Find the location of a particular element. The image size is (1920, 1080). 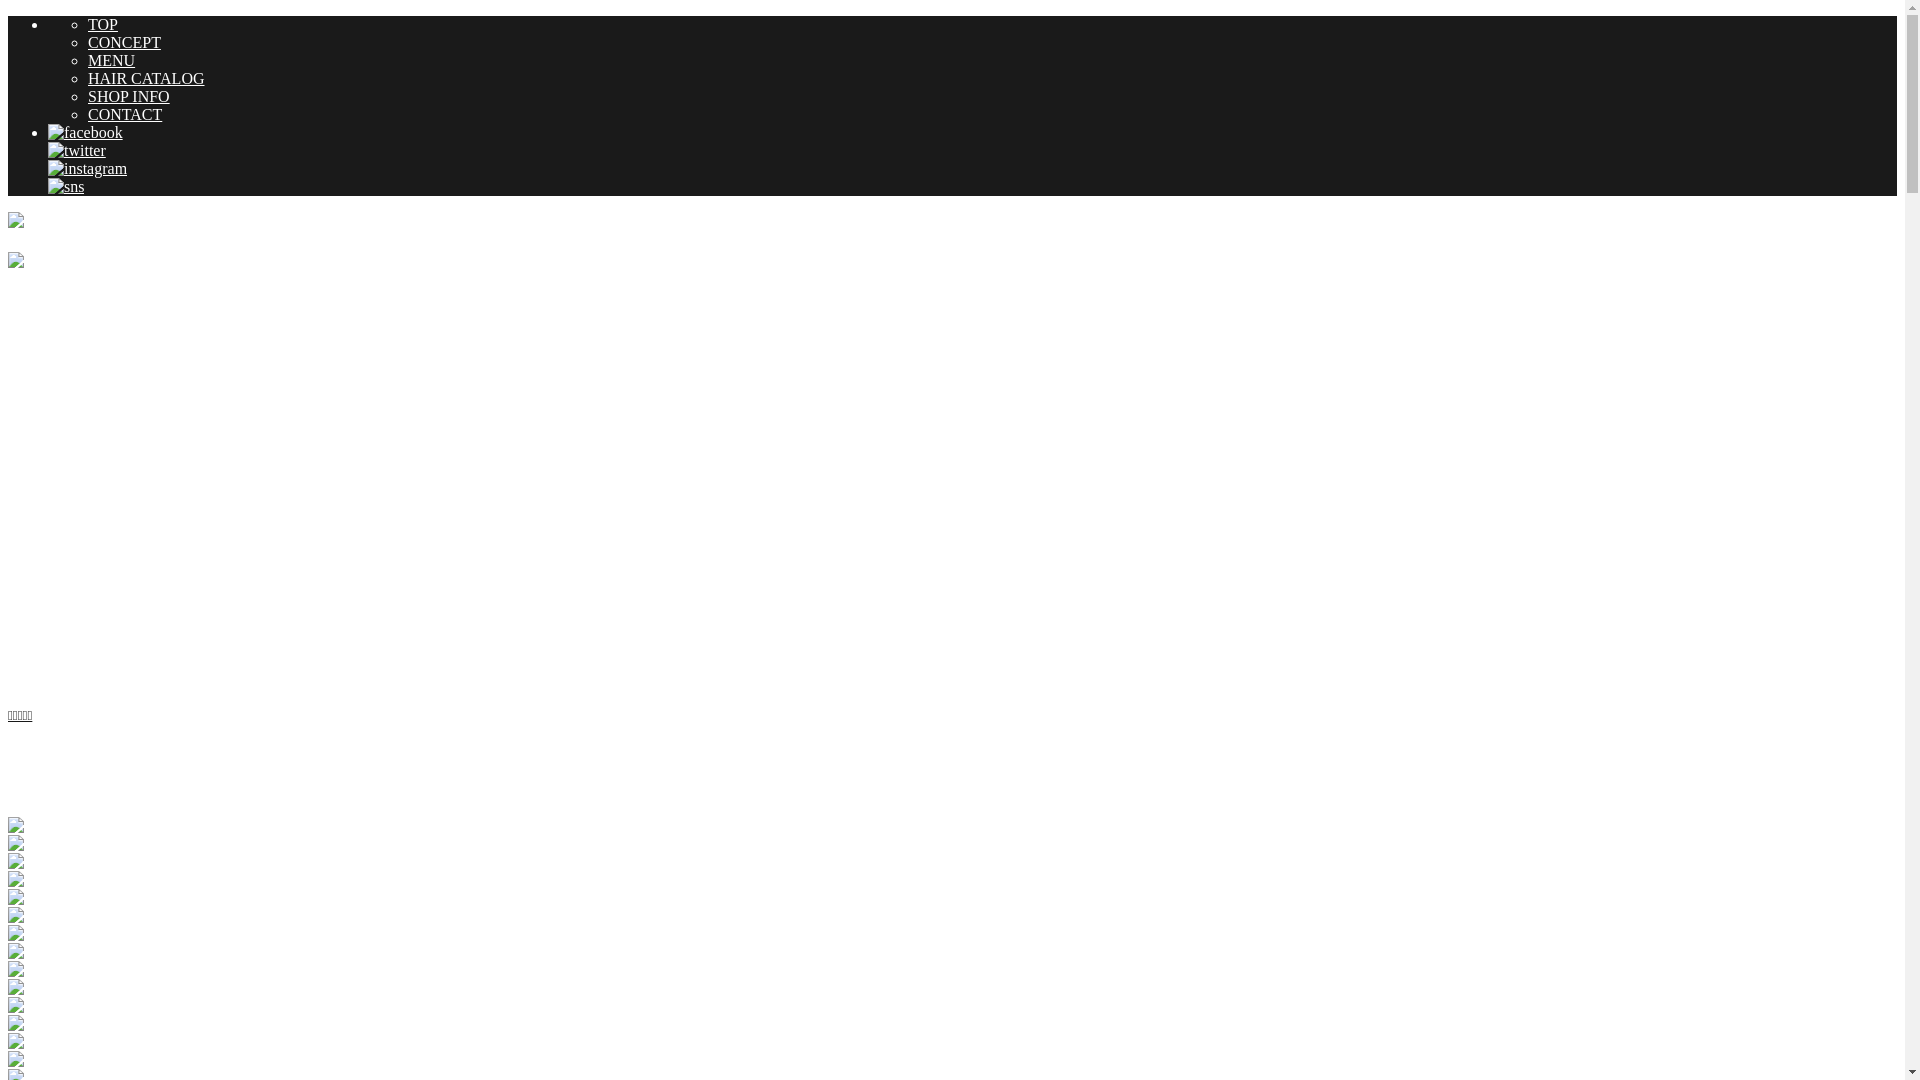

'CONTACT' is located at coordinates (123, 114).